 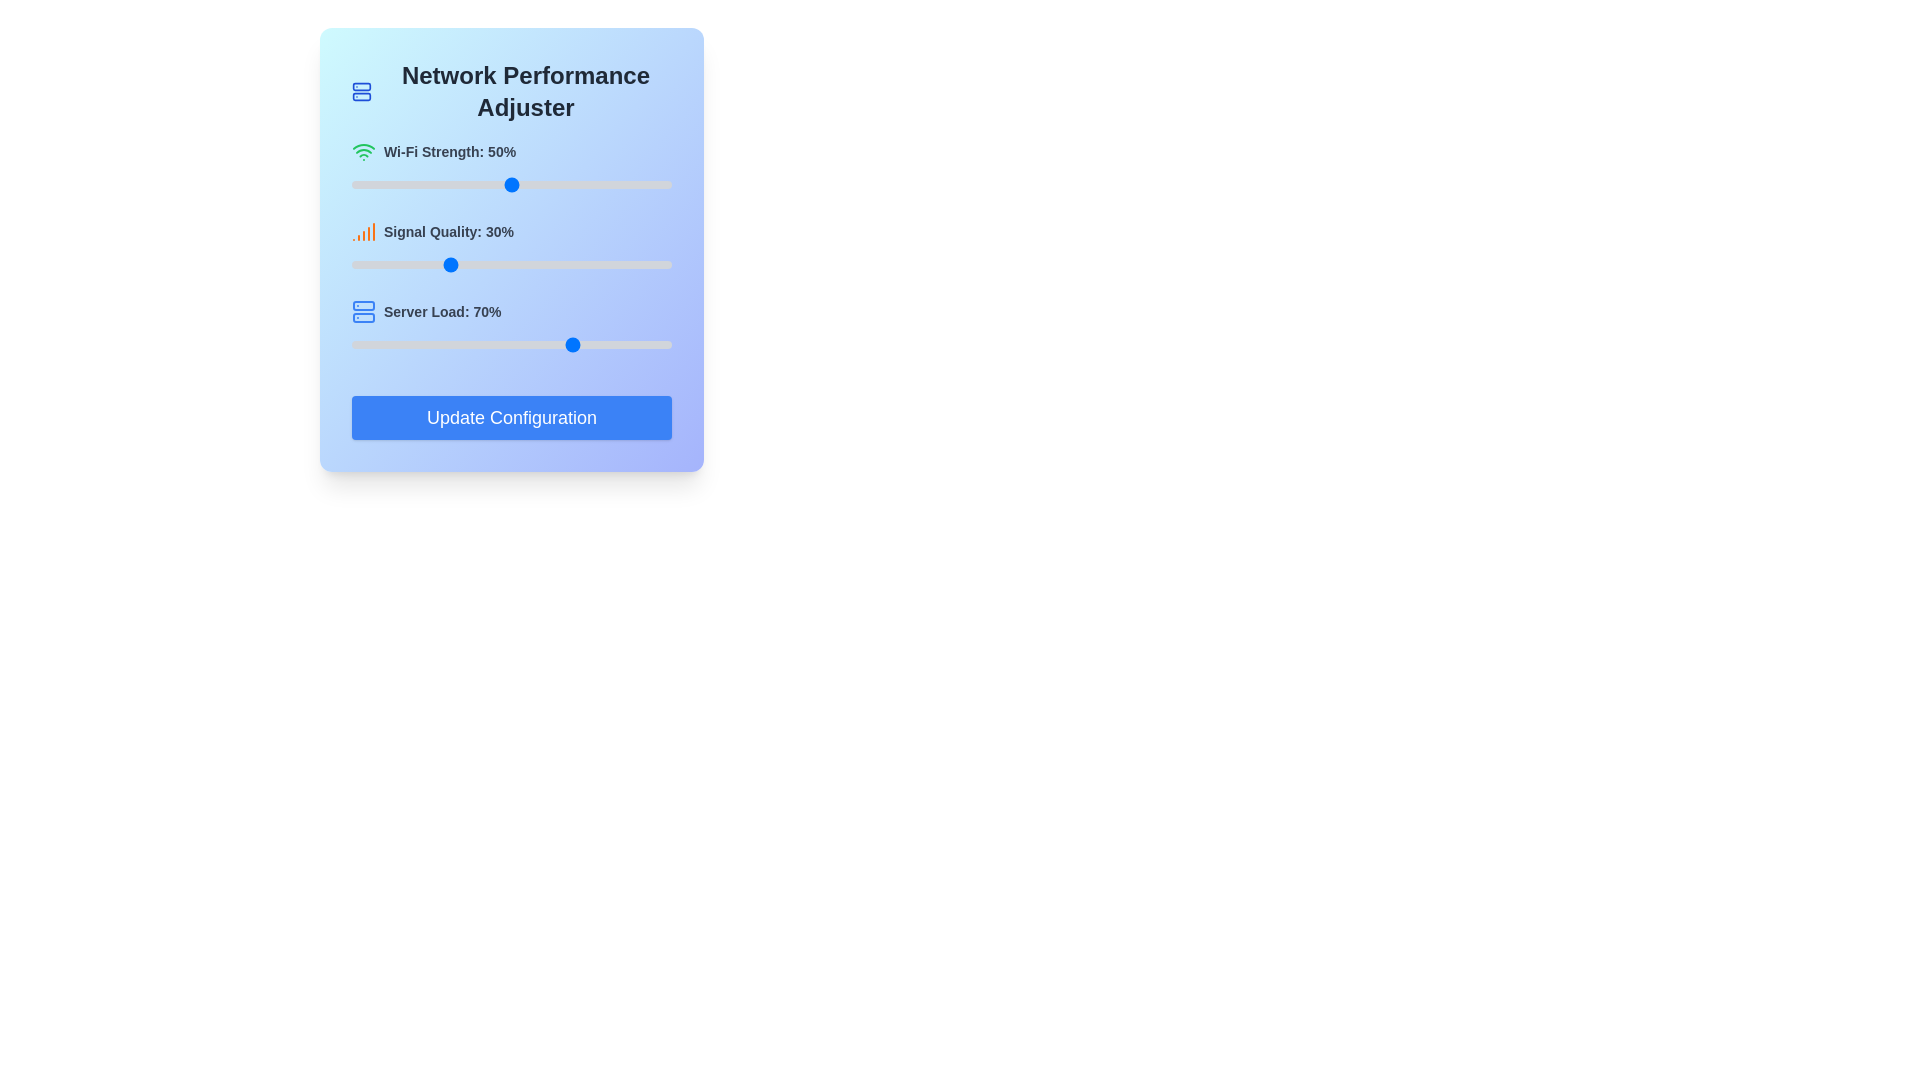 What do you see at coordinates (512, 326) in the screenshot?
I see `the slider labeled 'Server Load: 70%' which is part of the 'Network Performance Adjuster' section` at bounding box center [512, 326].